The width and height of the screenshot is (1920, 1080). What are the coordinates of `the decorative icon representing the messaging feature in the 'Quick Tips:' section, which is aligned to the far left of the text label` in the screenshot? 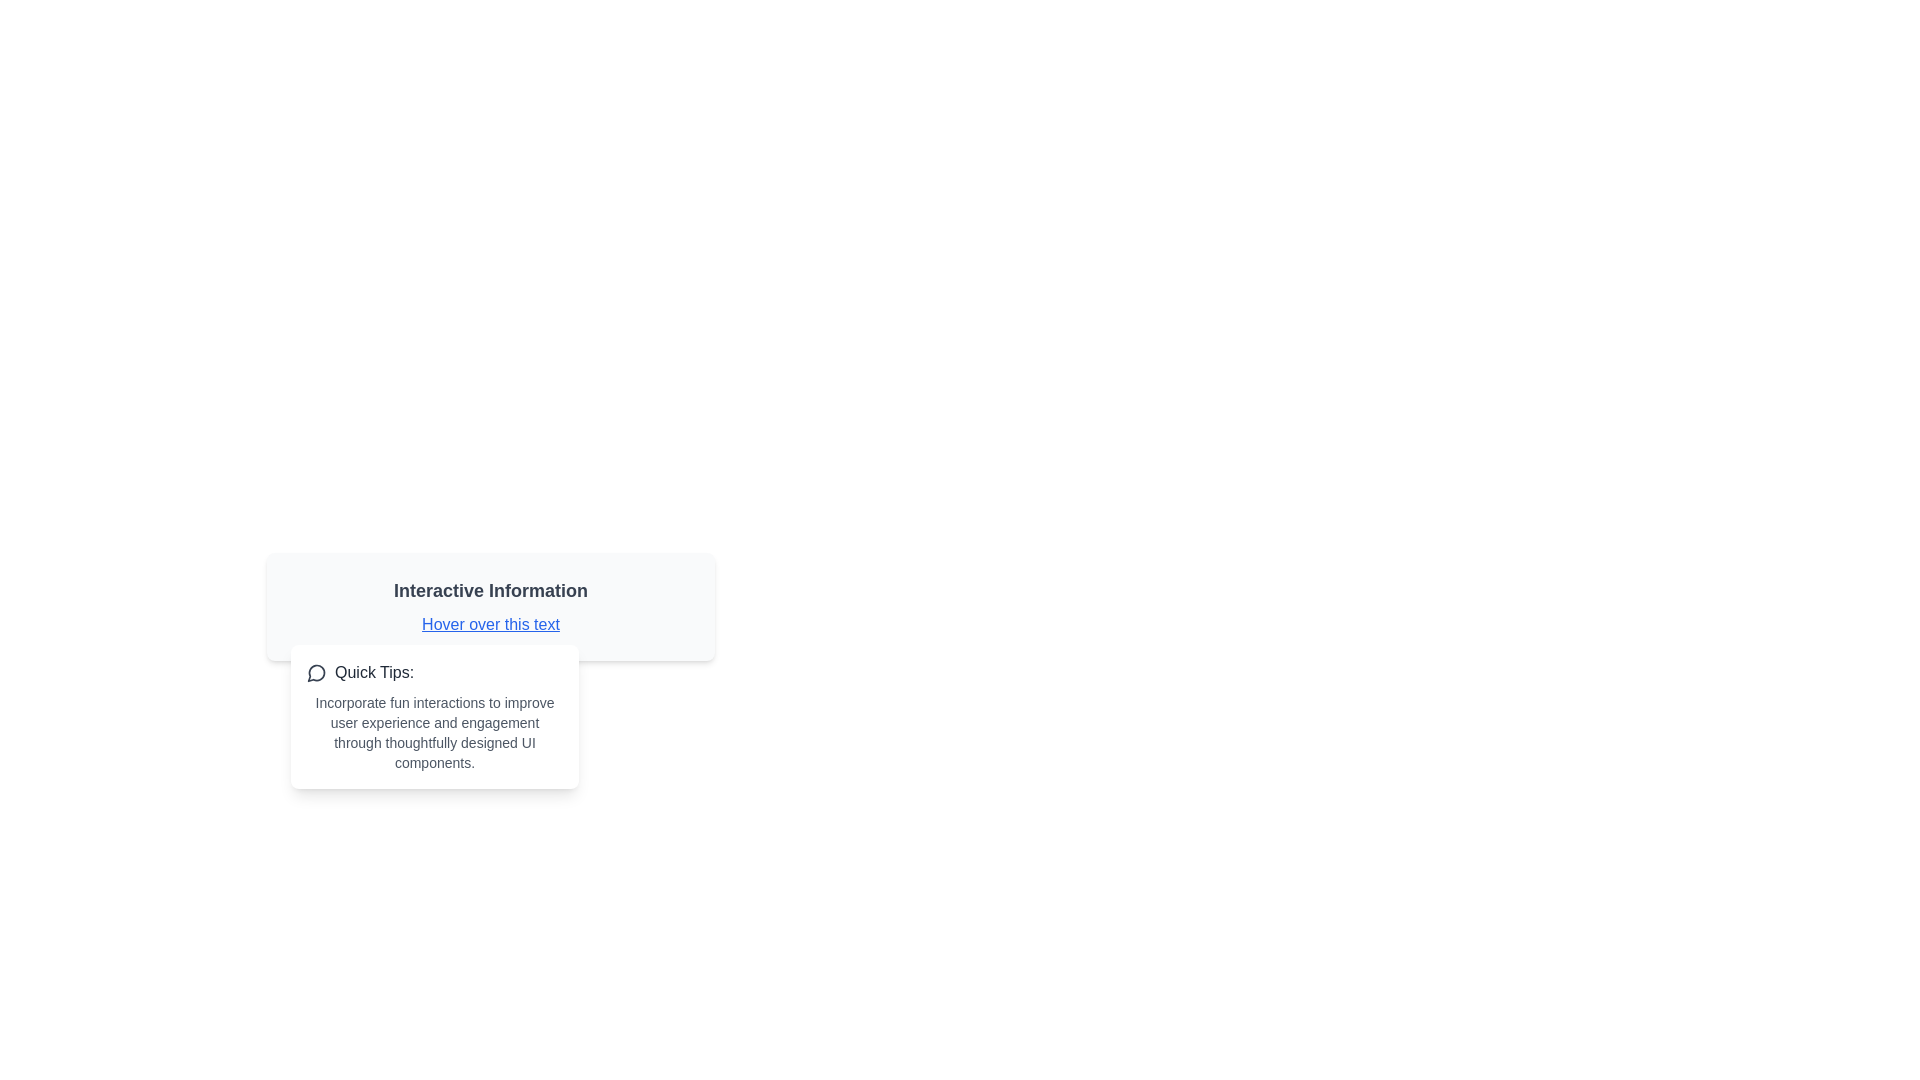 It's located at (315, 672).